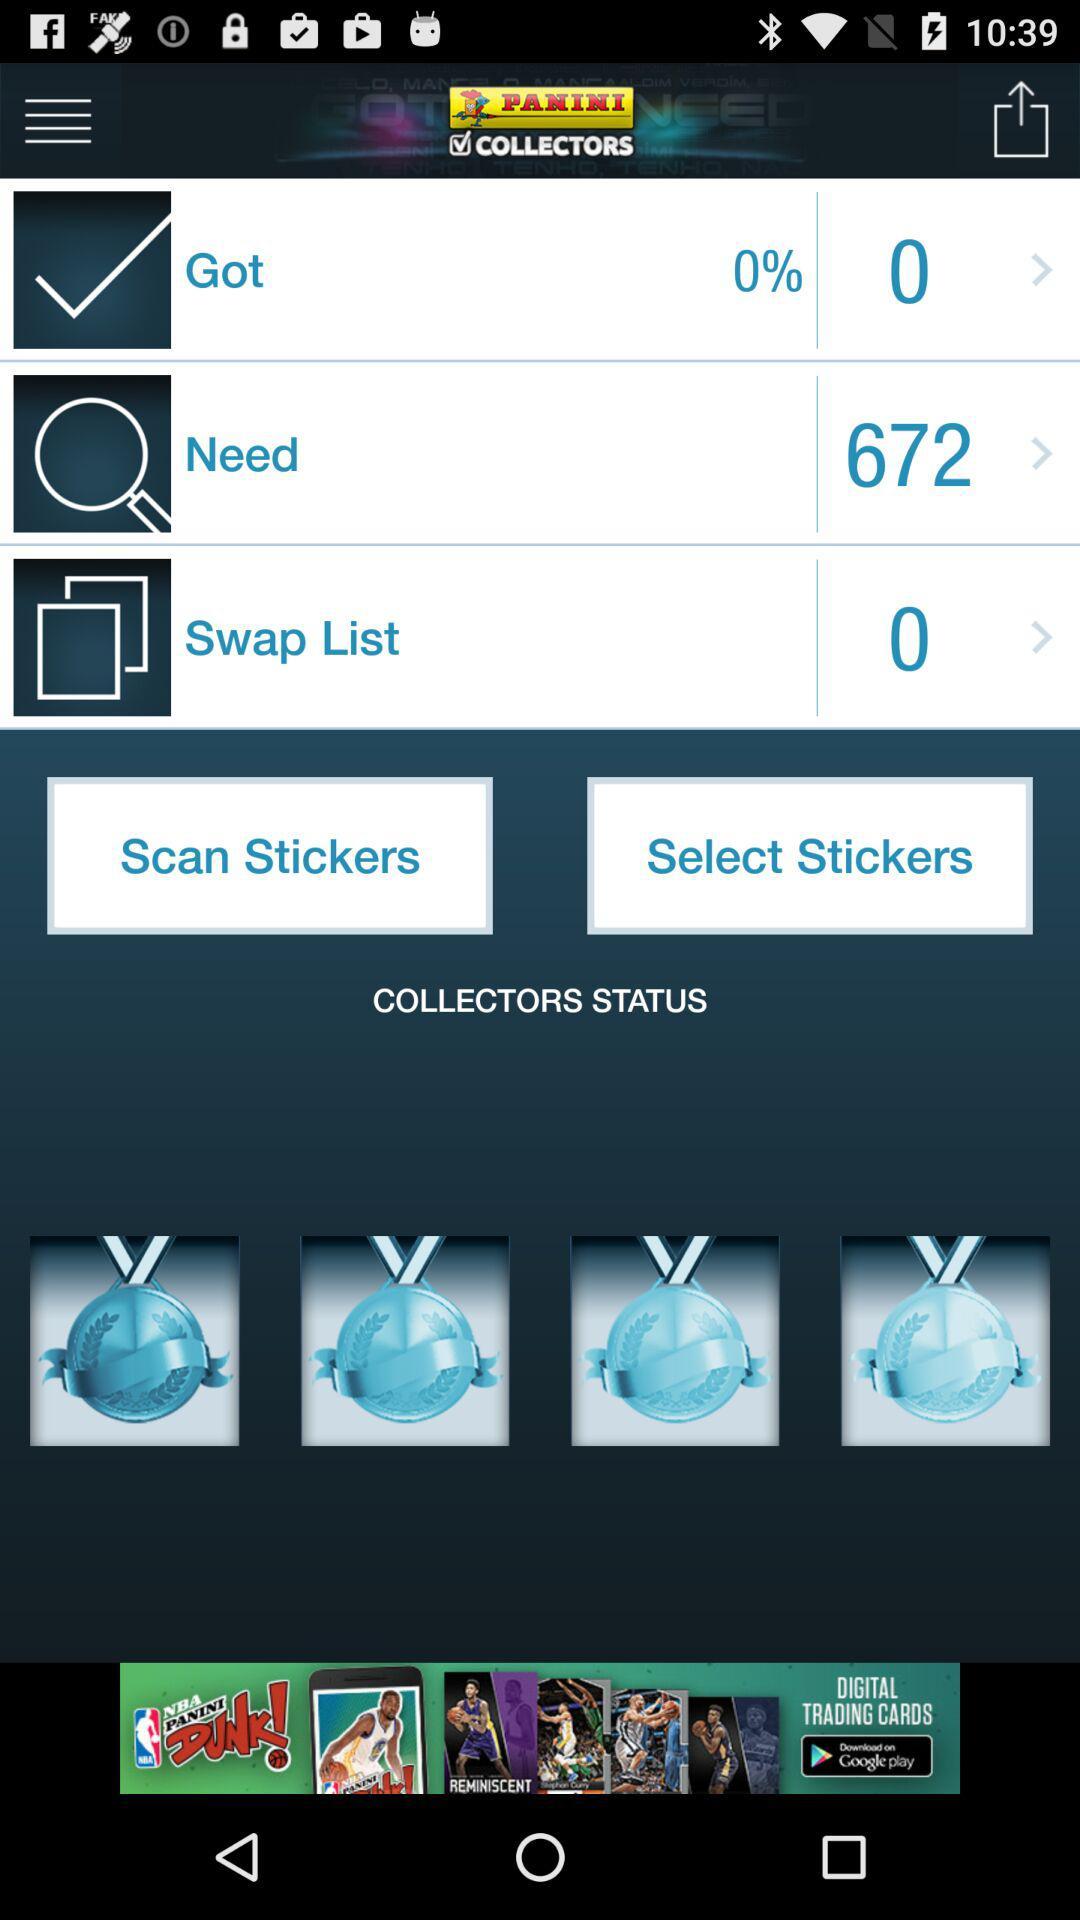 The height and width of the screenshot is (1920, 1080). I want to click on the menu icon, so click(57, 127).